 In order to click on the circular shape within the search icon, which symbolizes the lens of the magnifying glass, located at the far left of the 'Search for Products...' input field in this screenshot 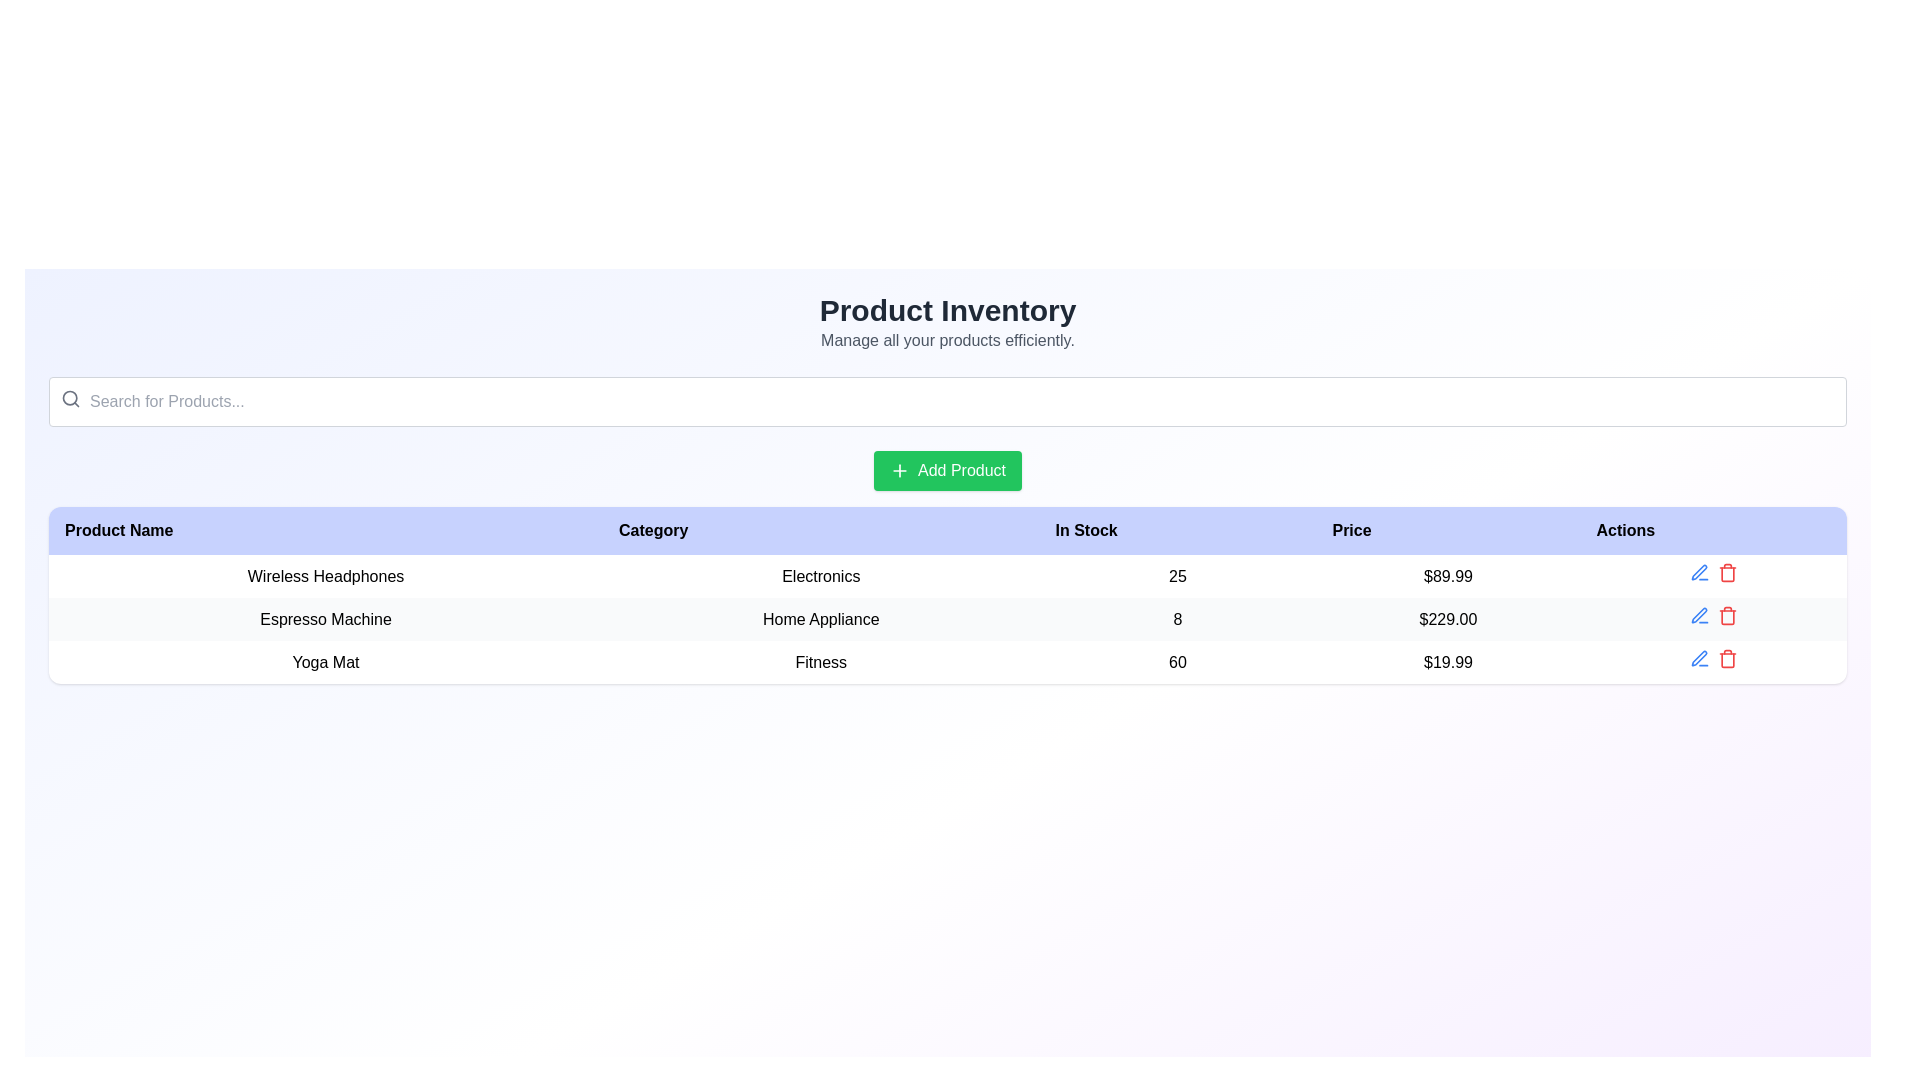, I will do `click(70, 398)`.